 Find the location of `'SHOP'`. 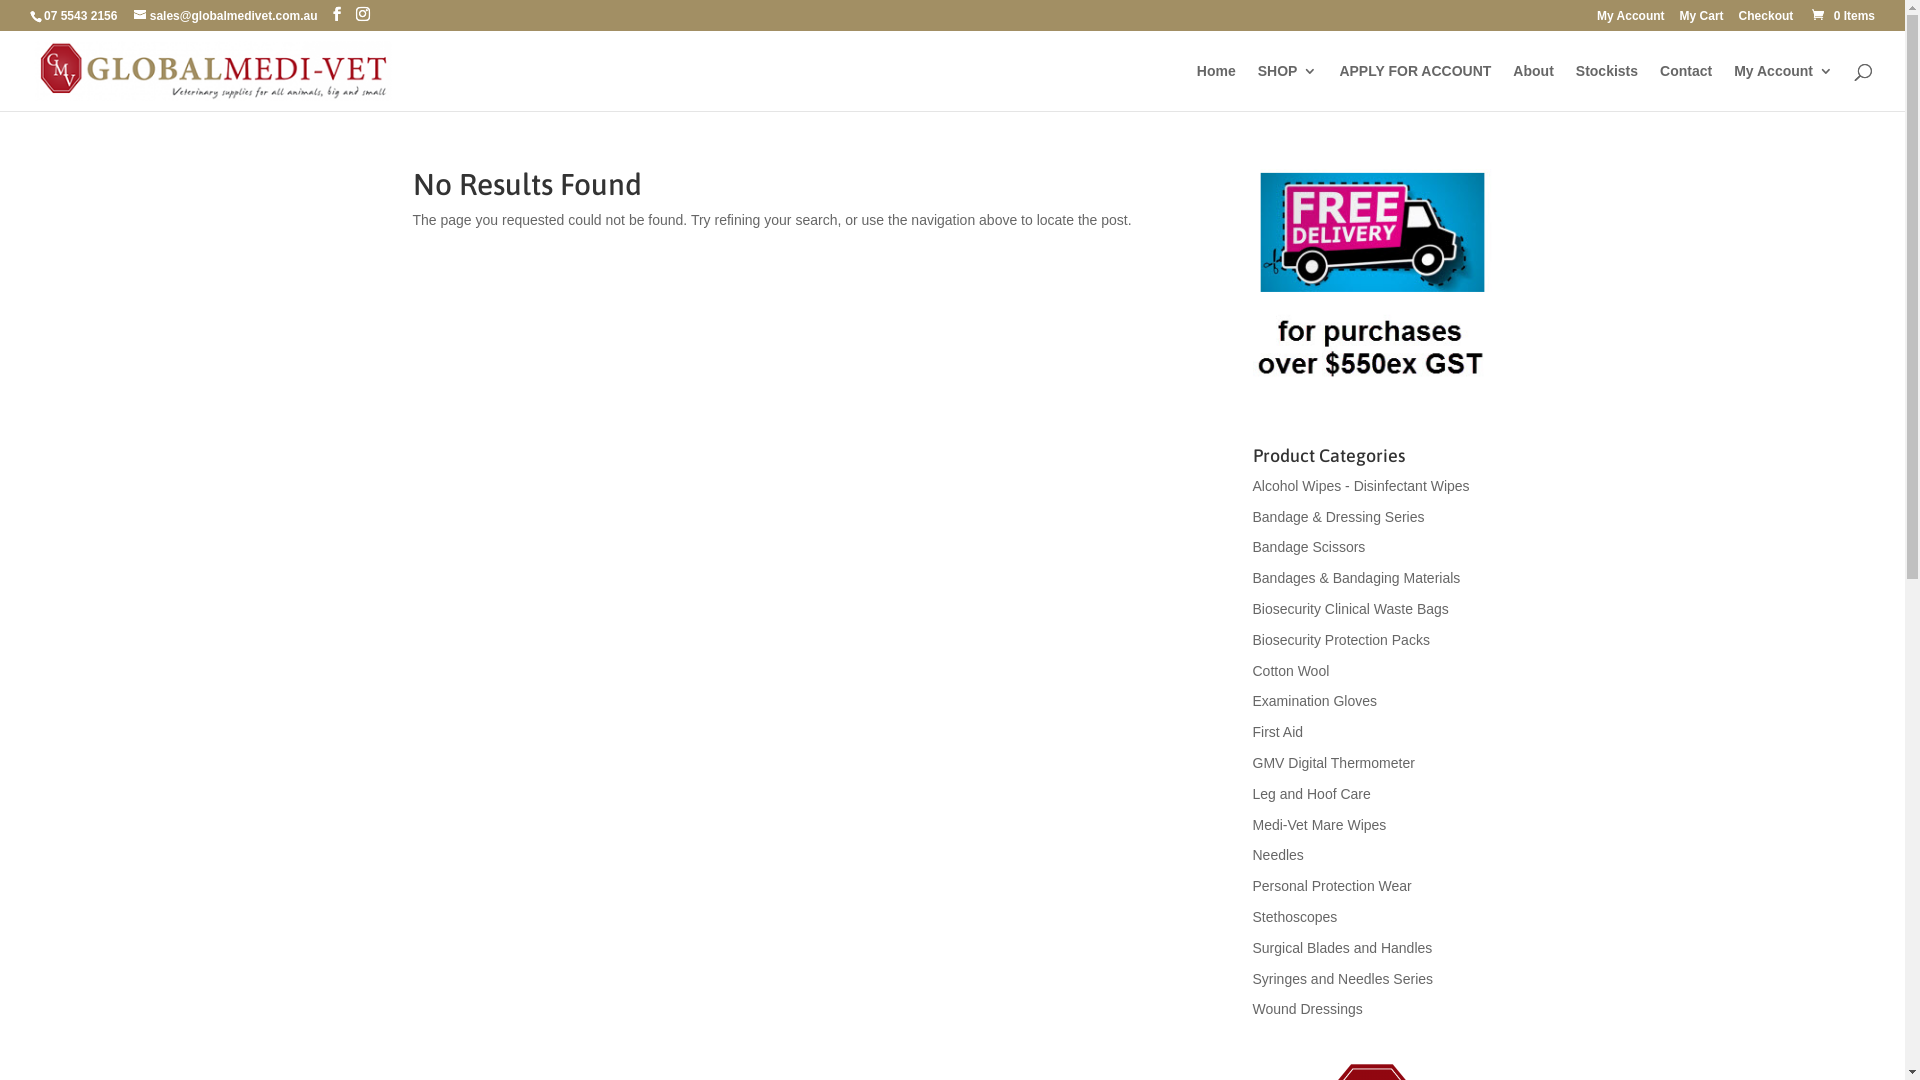

'SHOP' is located at coordinates (1287, 86).